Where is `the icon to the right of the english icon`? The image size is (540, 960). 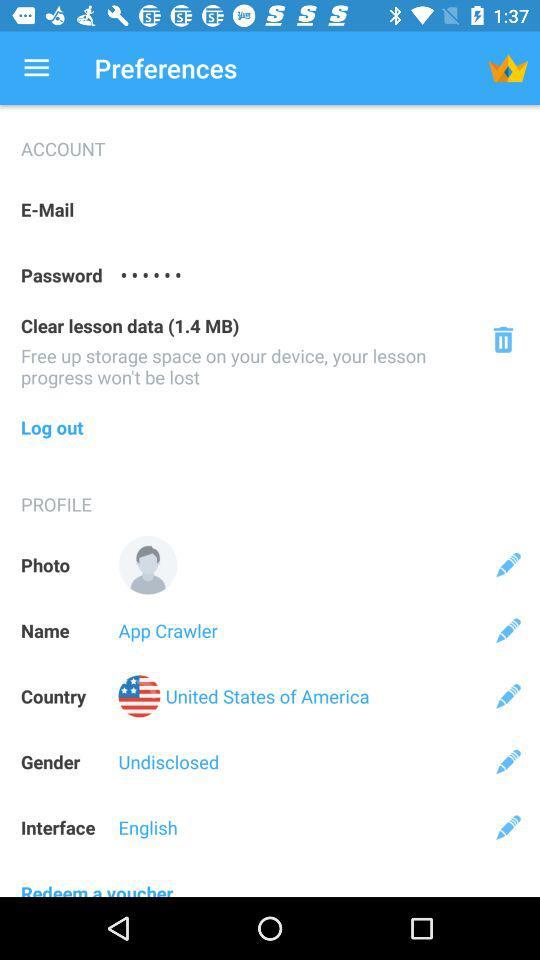 the icon to the right of the english icon is located at coordinates (508, 827).